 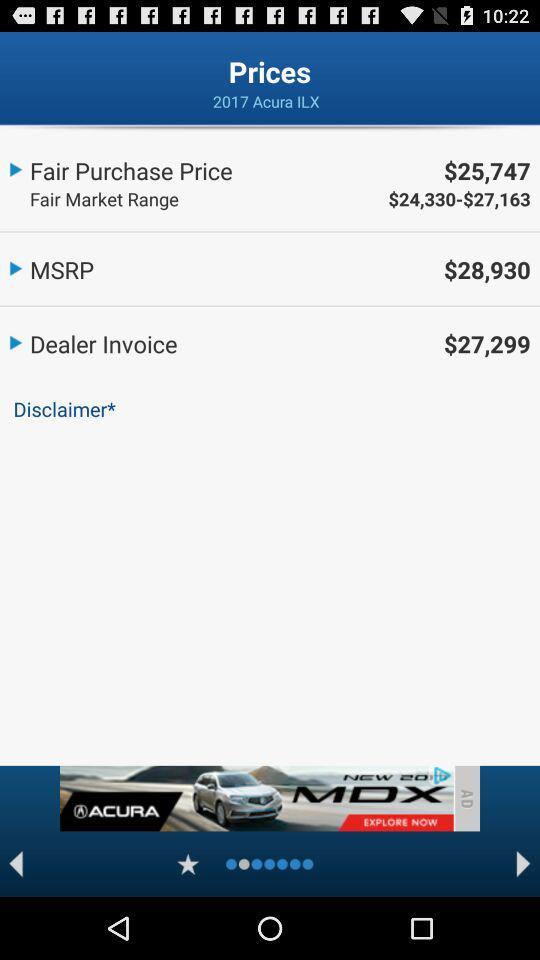 What do you see at coordinates (15, 863) in the screenshot?
I see `go back` at bounding box center [15, 863].